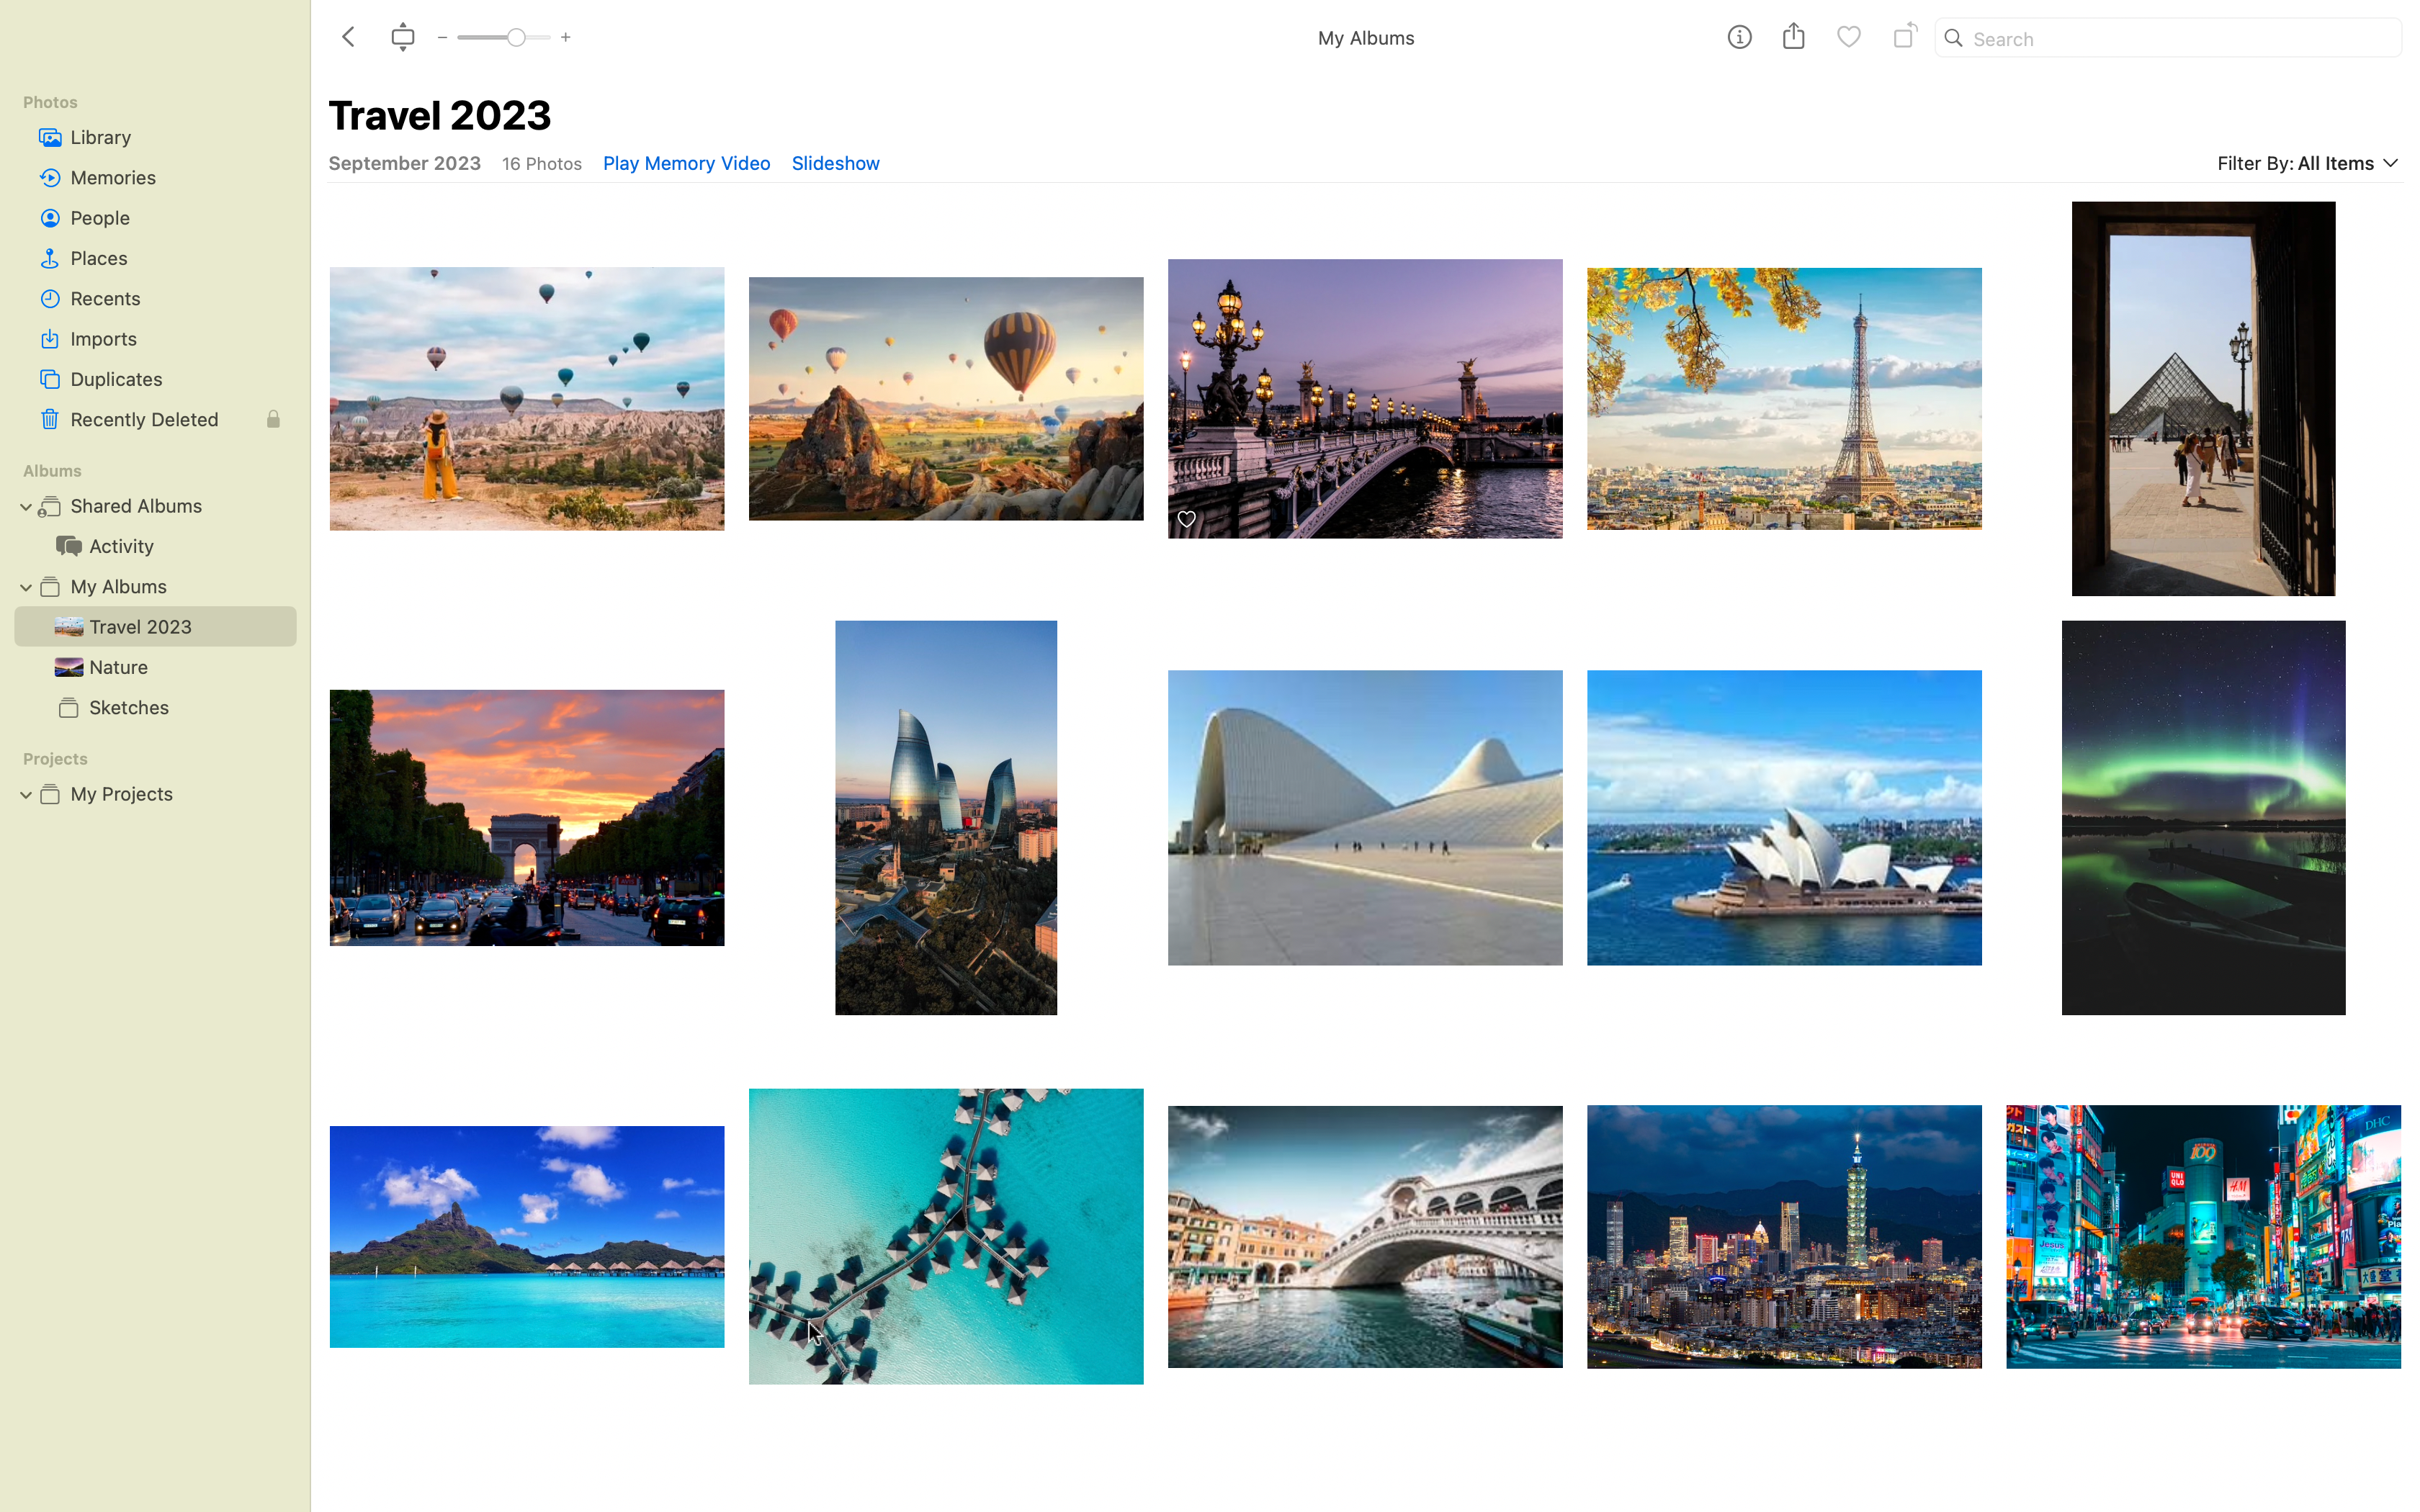 Image resolution: width=2420 pixels, height=1512 pixels. Describe the element at coordinates (523, 818) in the screenshot. I see `Spin the image of Arc de Triomphe three times` at that location.